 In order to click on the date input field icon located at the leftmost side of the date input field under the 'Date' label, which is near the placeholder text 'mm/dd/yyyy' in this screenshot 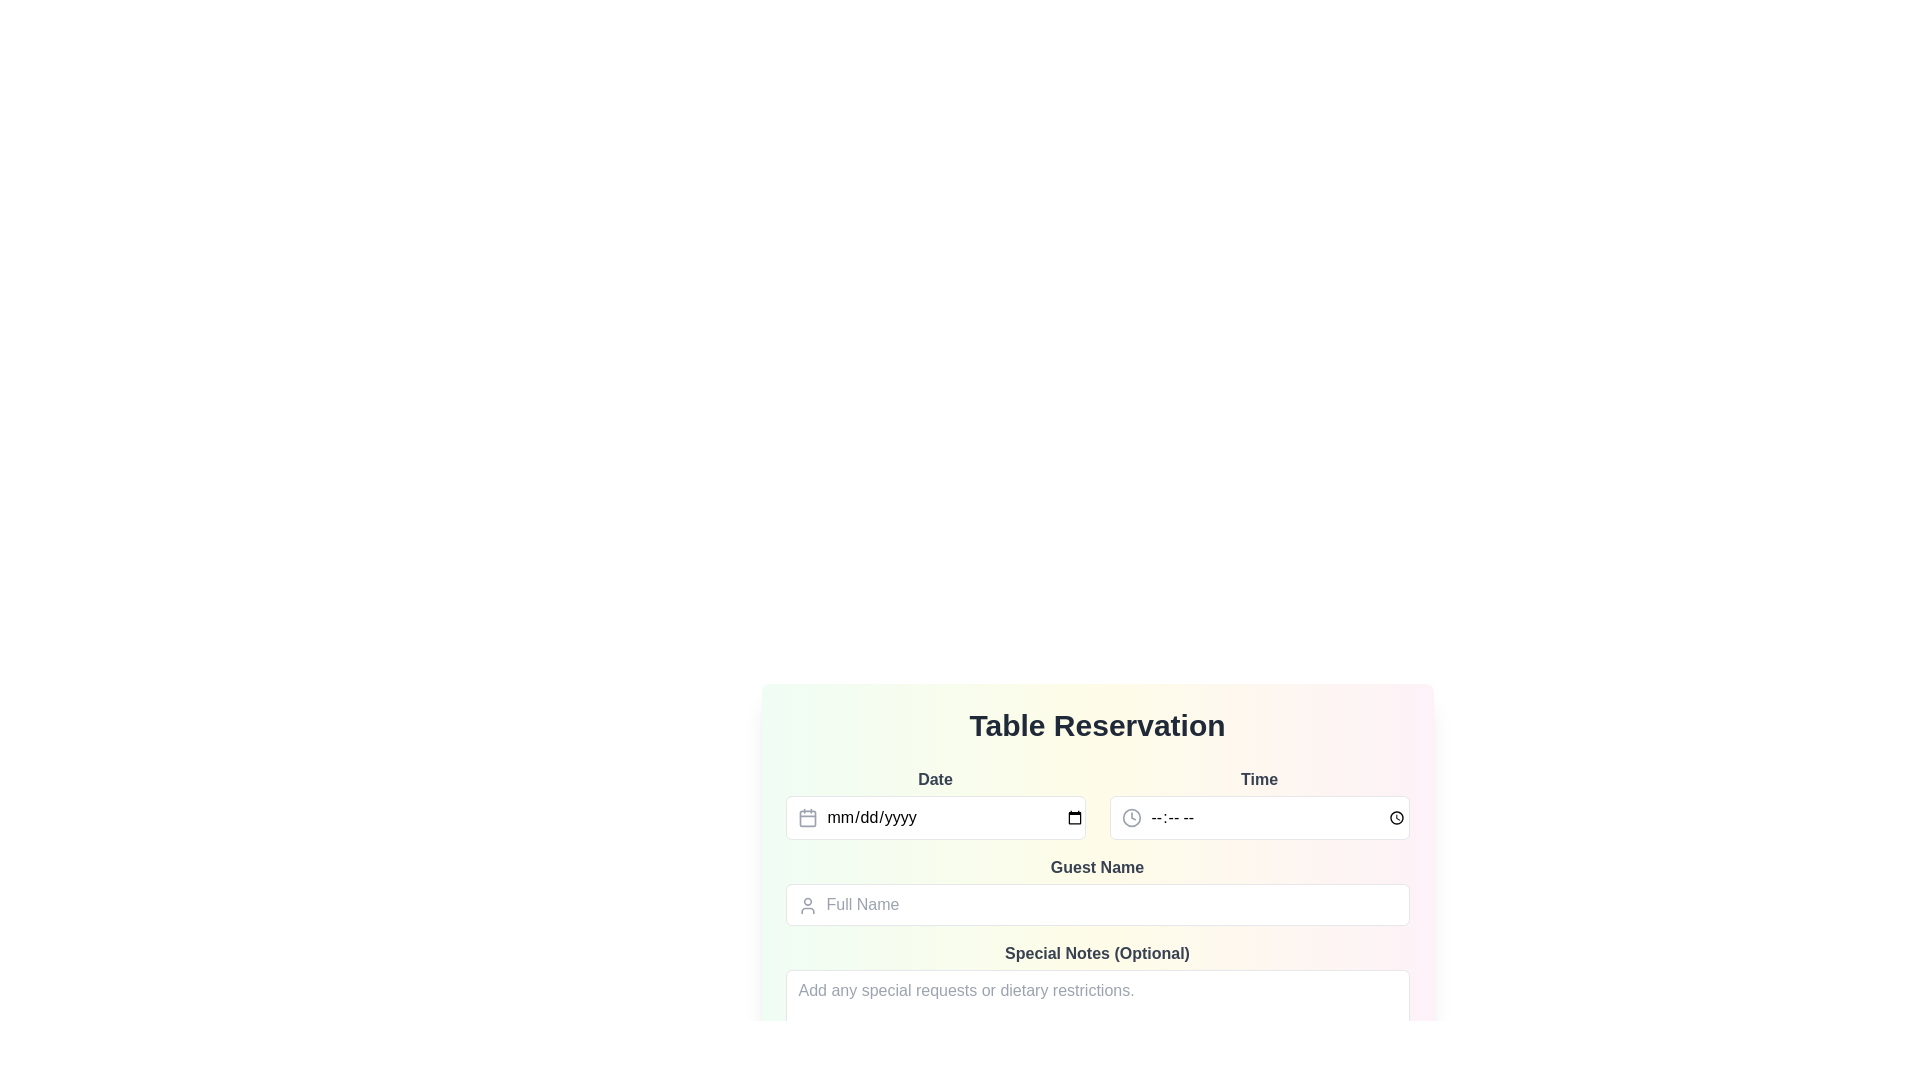, I will do `click(807, 817)`.